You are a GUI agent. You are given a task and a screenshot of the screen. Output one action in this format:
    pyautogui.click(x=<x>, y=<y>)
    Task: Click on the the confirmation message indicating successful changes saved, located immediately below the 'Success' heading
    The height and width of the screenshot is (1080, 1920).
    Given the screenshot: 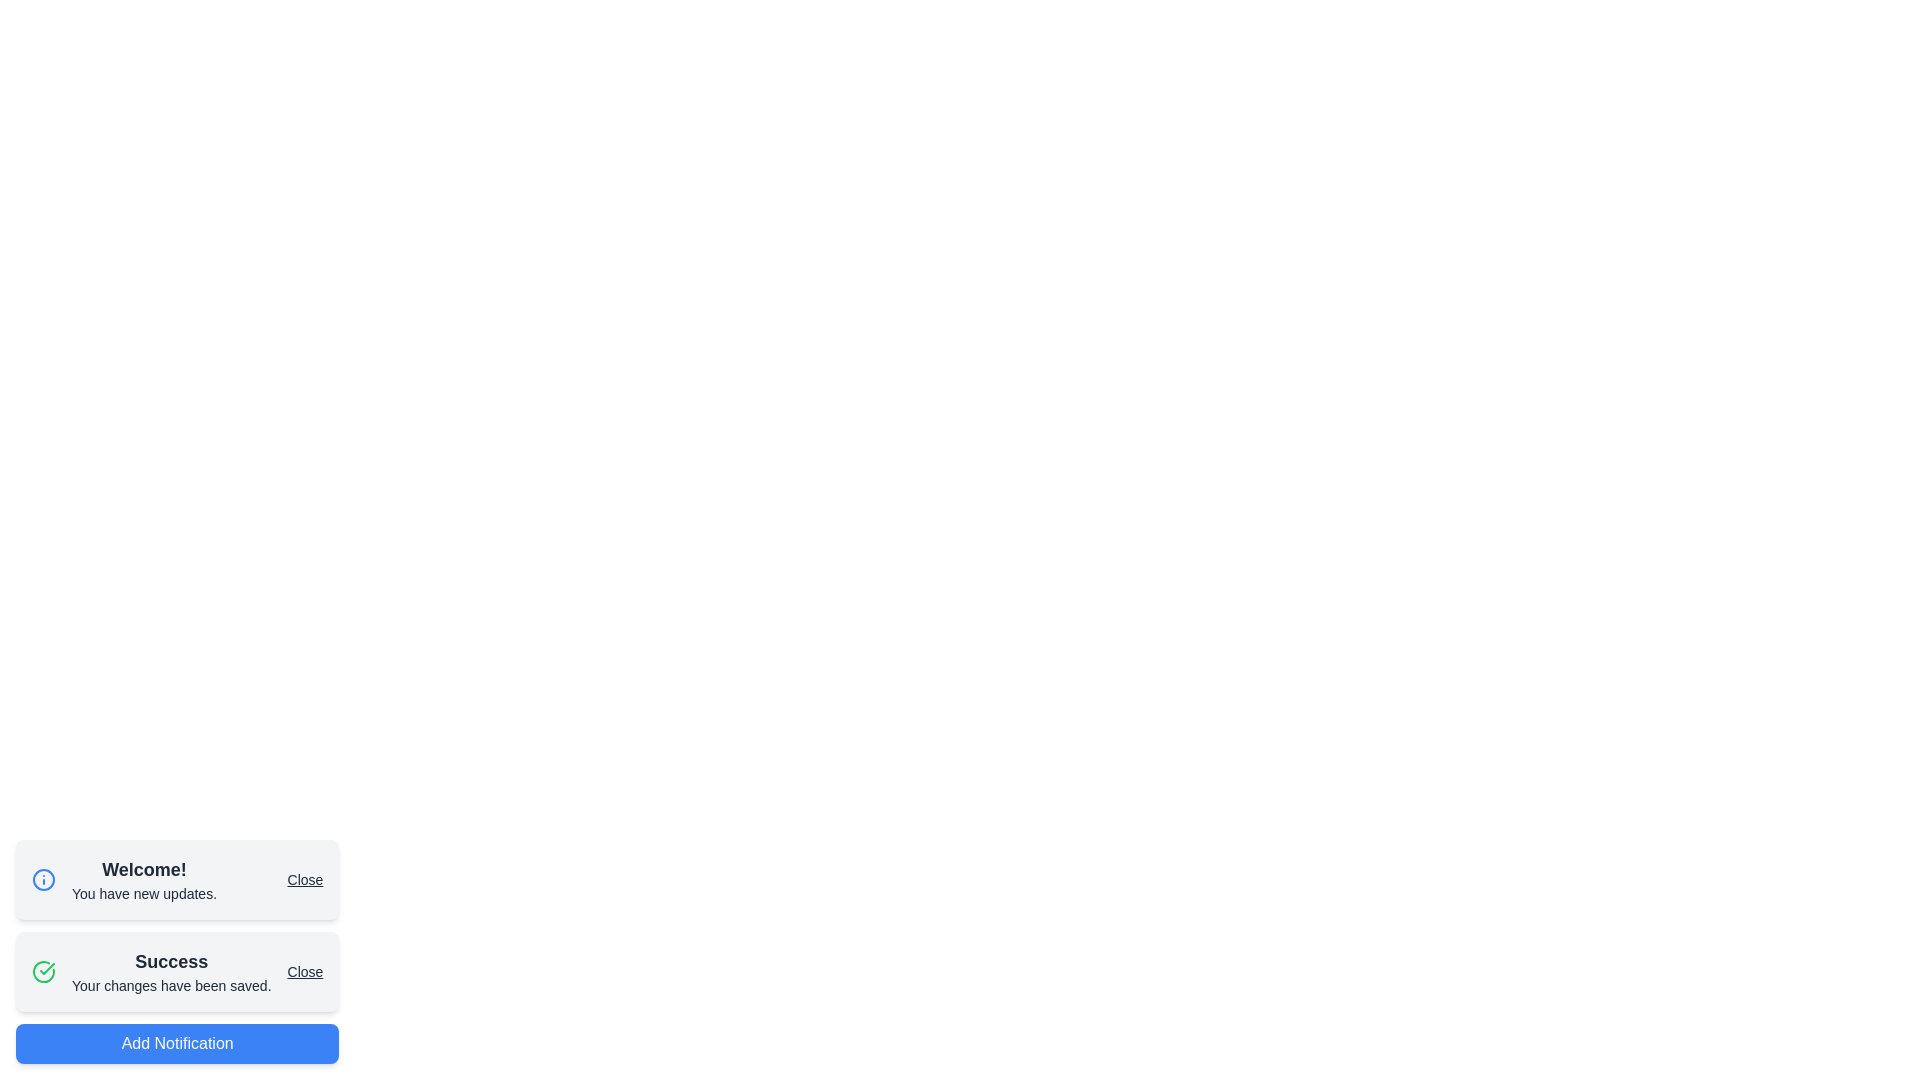 What is the action you would take?
    pyautogui.click(x=171, y=985)
    